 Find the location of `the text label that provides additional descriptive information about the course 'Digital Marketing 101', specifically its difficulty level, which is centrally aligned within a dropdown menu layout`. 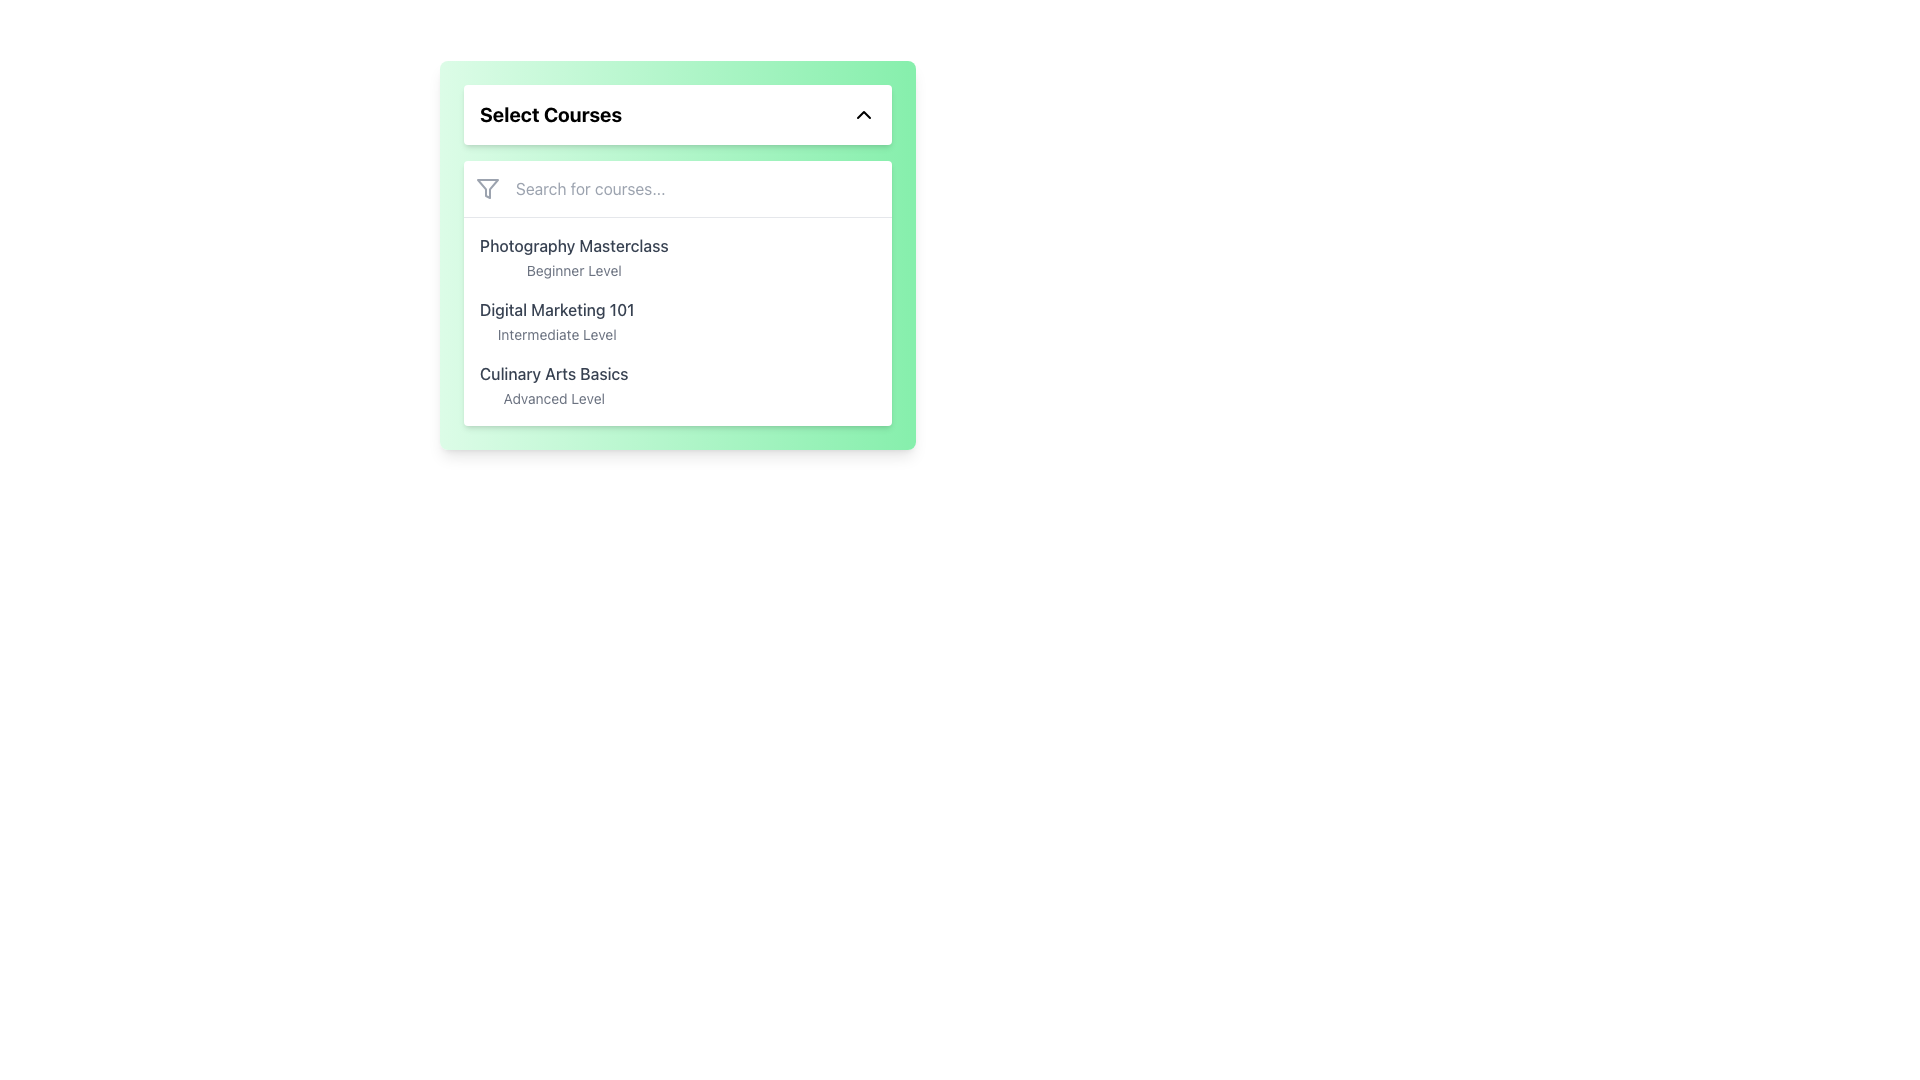

the text label that provides additional descriptive information about the course 'Digital Marketing 101', specifically its difficulty level, which is centrally aligned within a dropdown menu layout is located at coordinates (557, 333).